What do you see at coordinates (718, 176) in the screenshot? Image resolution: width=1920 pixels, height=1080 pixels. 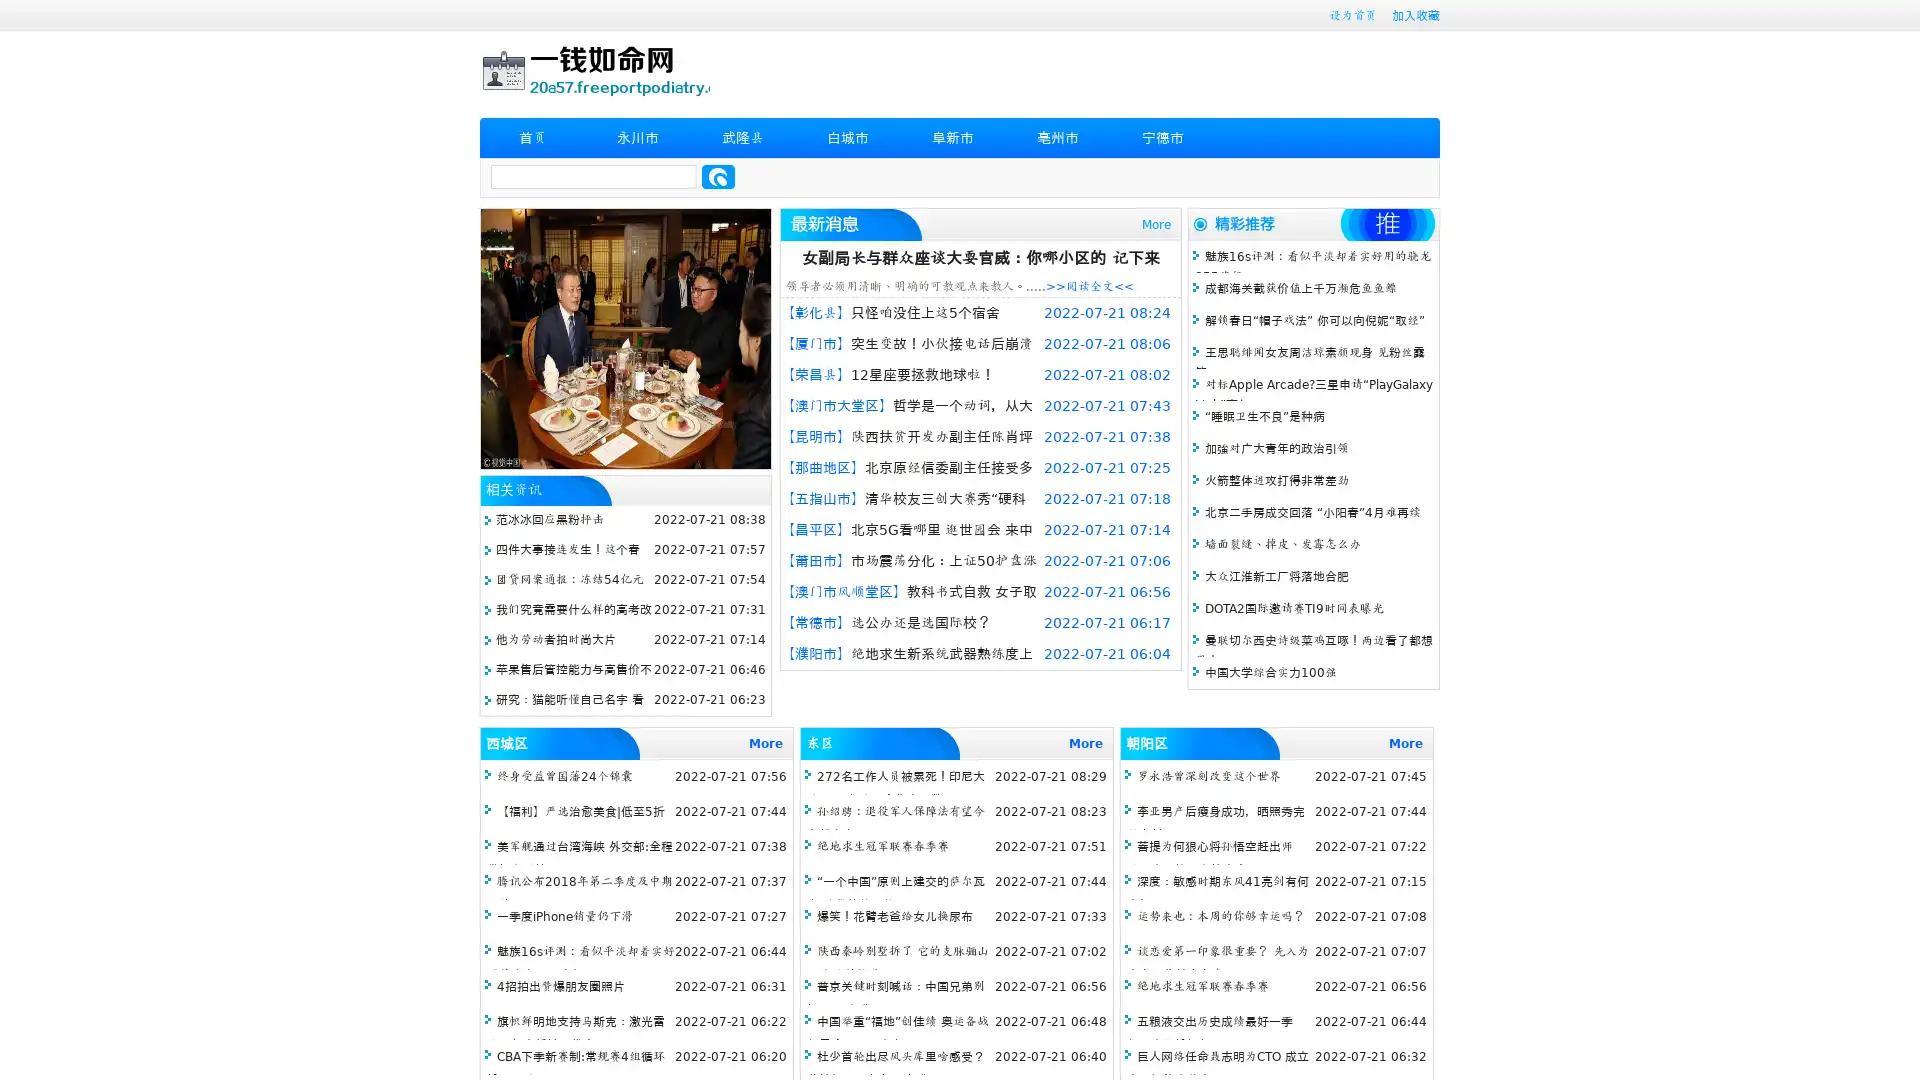 I see `Search` at bounding box center [718, 176].